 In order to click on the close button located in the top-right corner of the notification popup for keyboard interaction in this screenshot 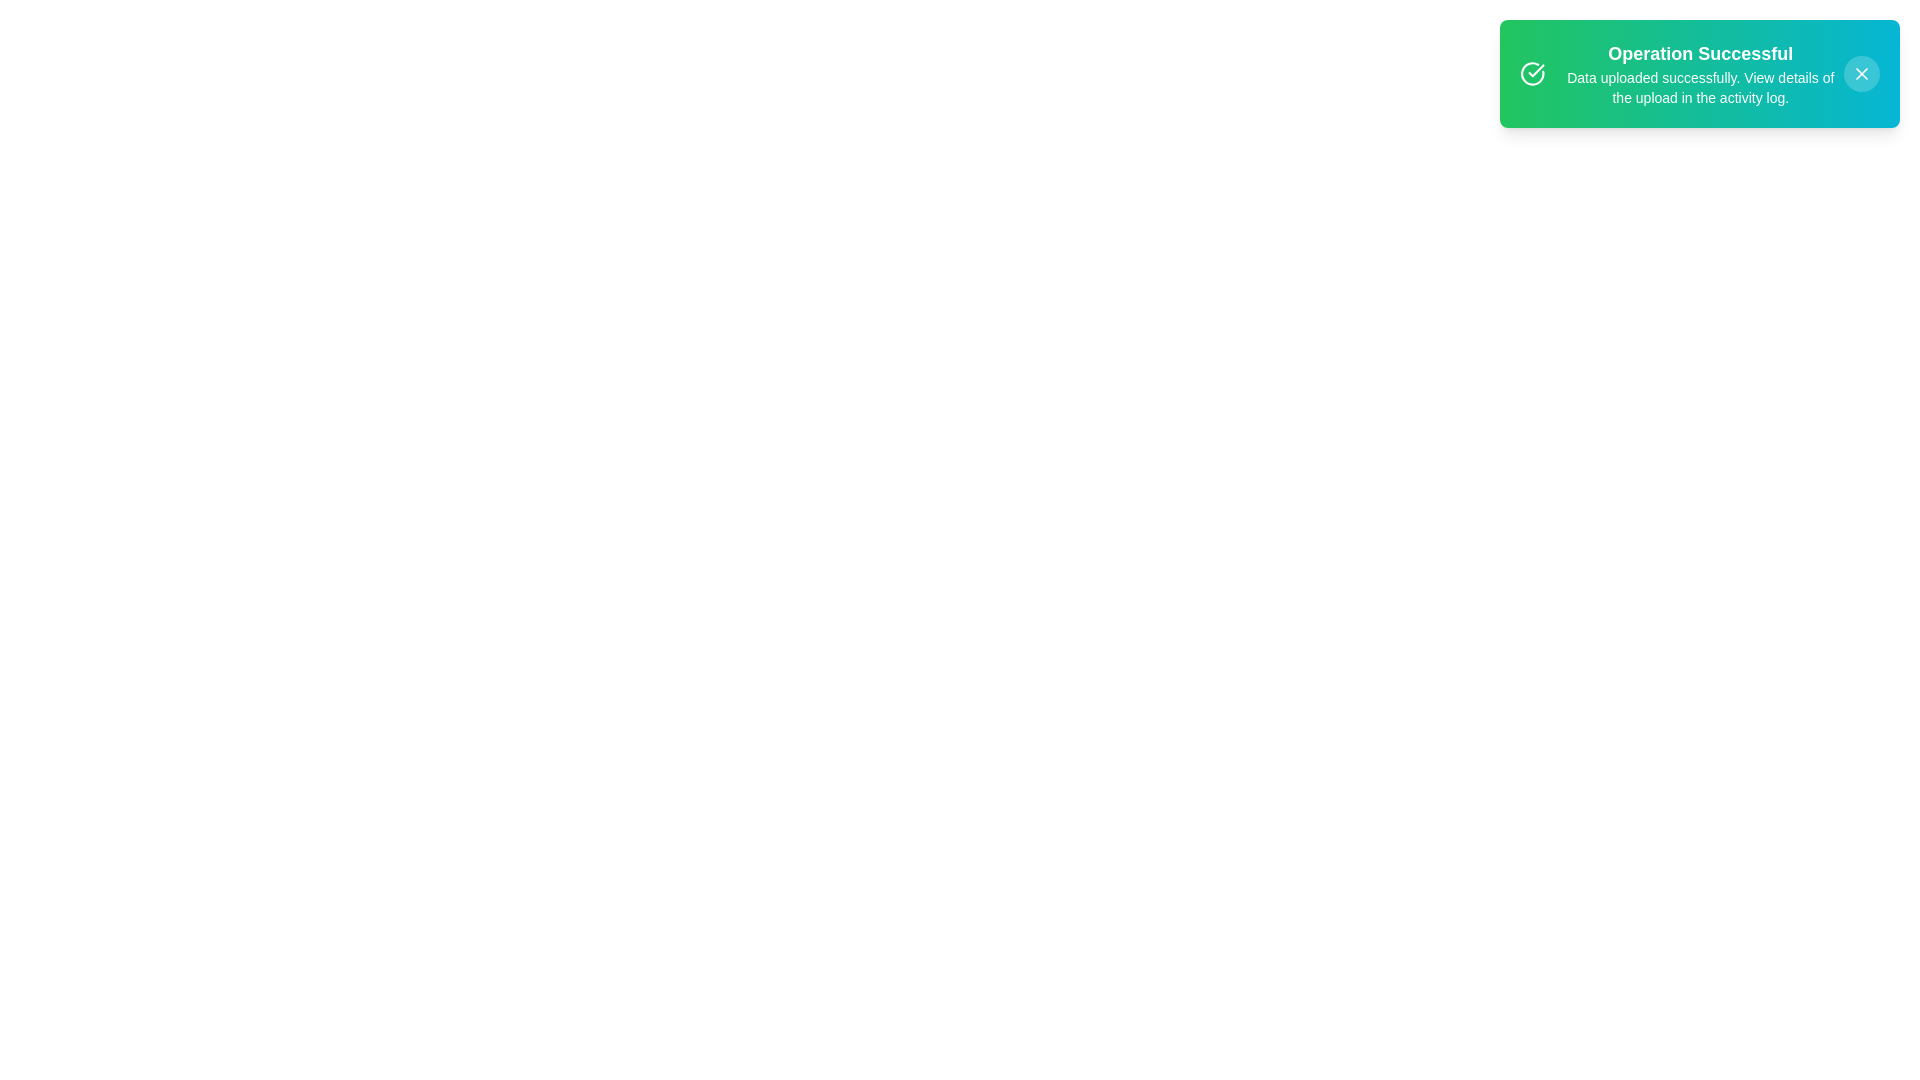, I will do `click(1861, 72)`.